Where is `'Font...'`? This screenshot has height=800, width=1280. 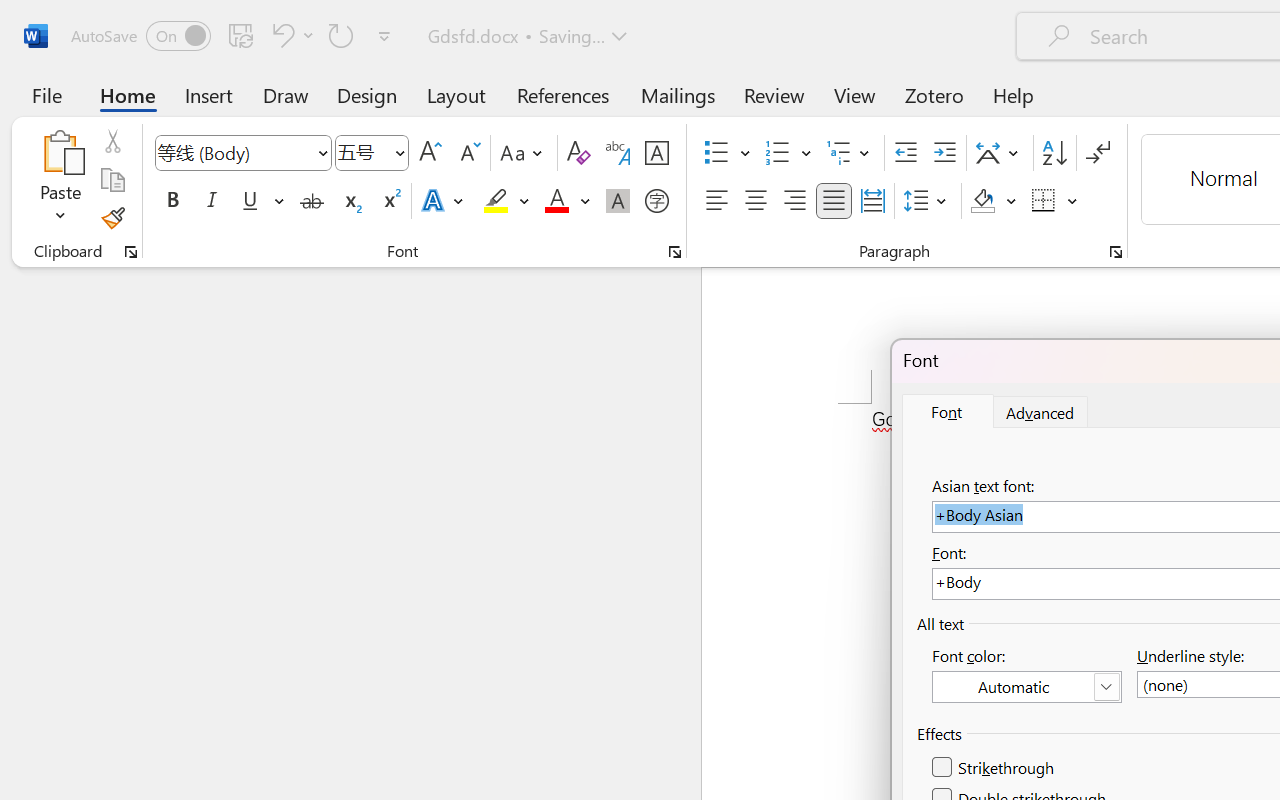 'Font...' is located at coordinates (675, 251).